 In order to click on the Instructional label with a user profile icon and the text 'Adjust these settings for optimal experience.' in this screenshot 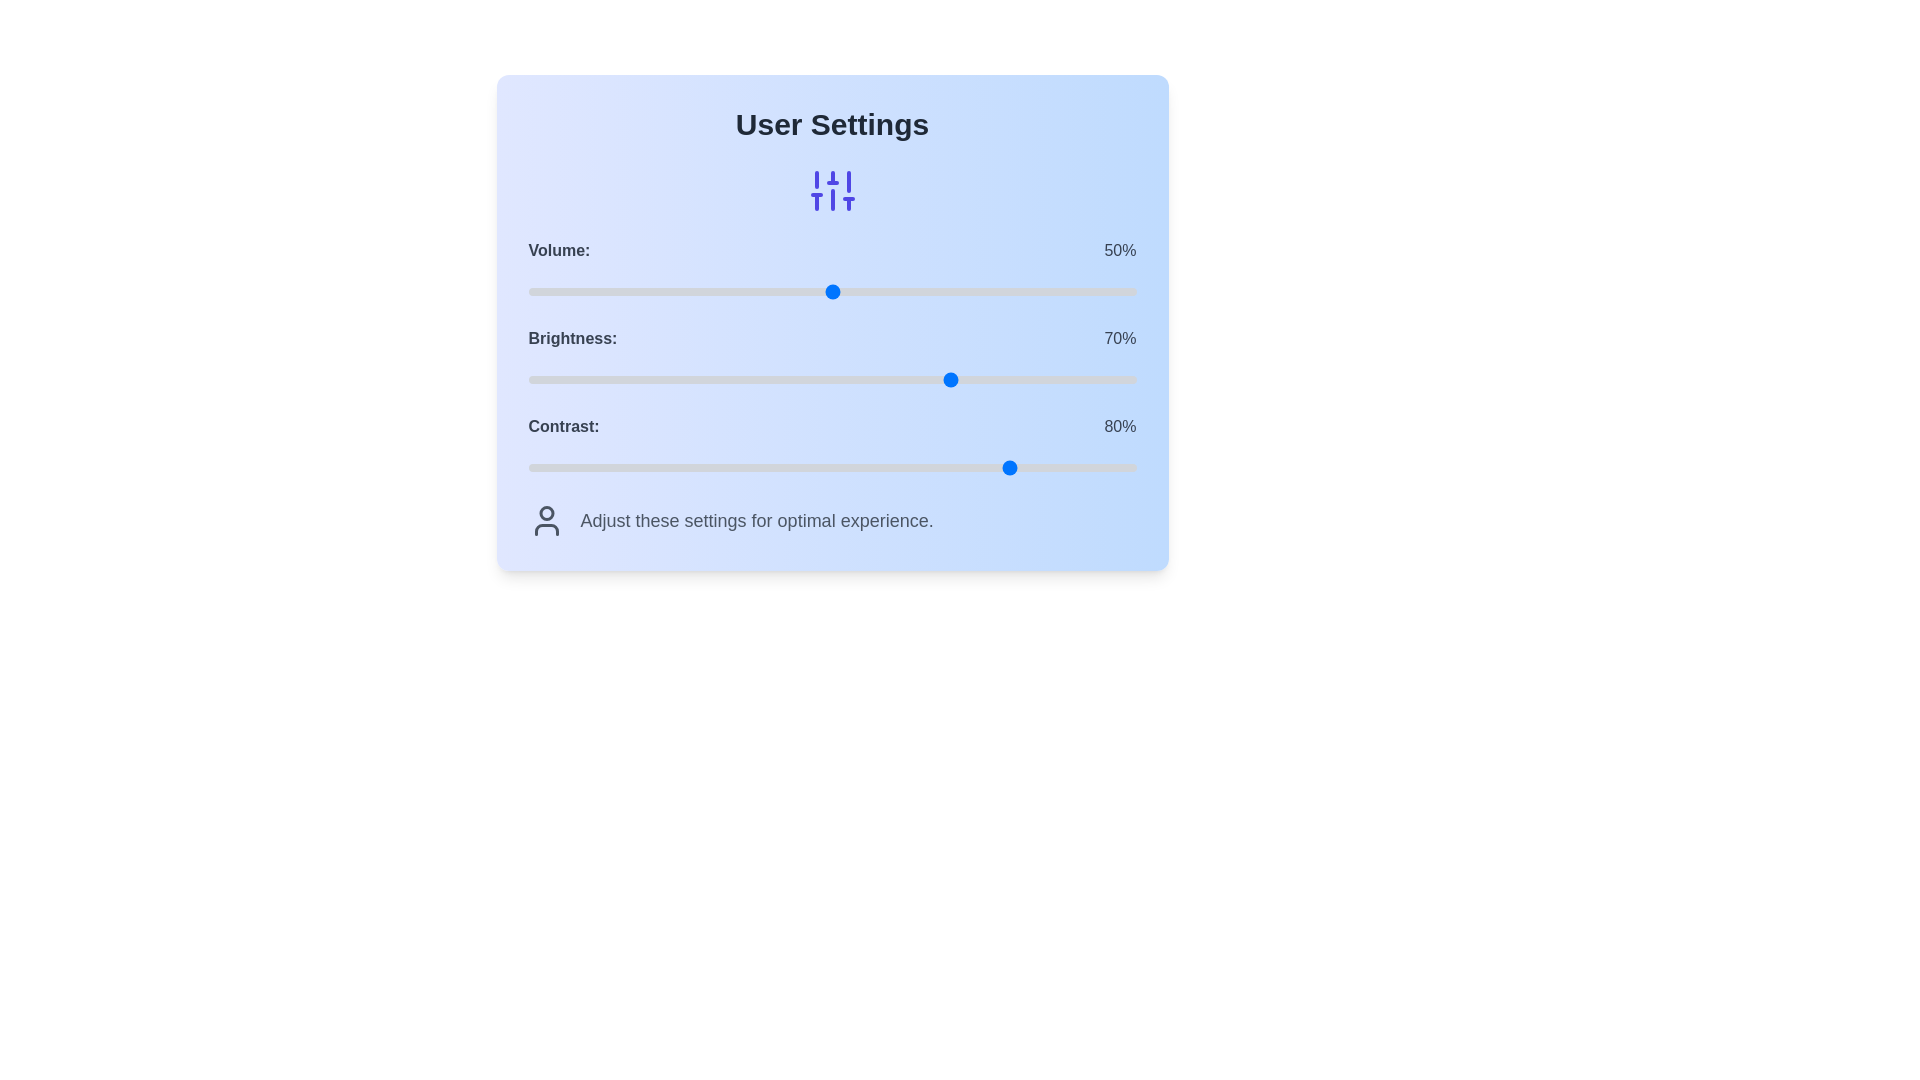, I will do `click(832, 519)`.